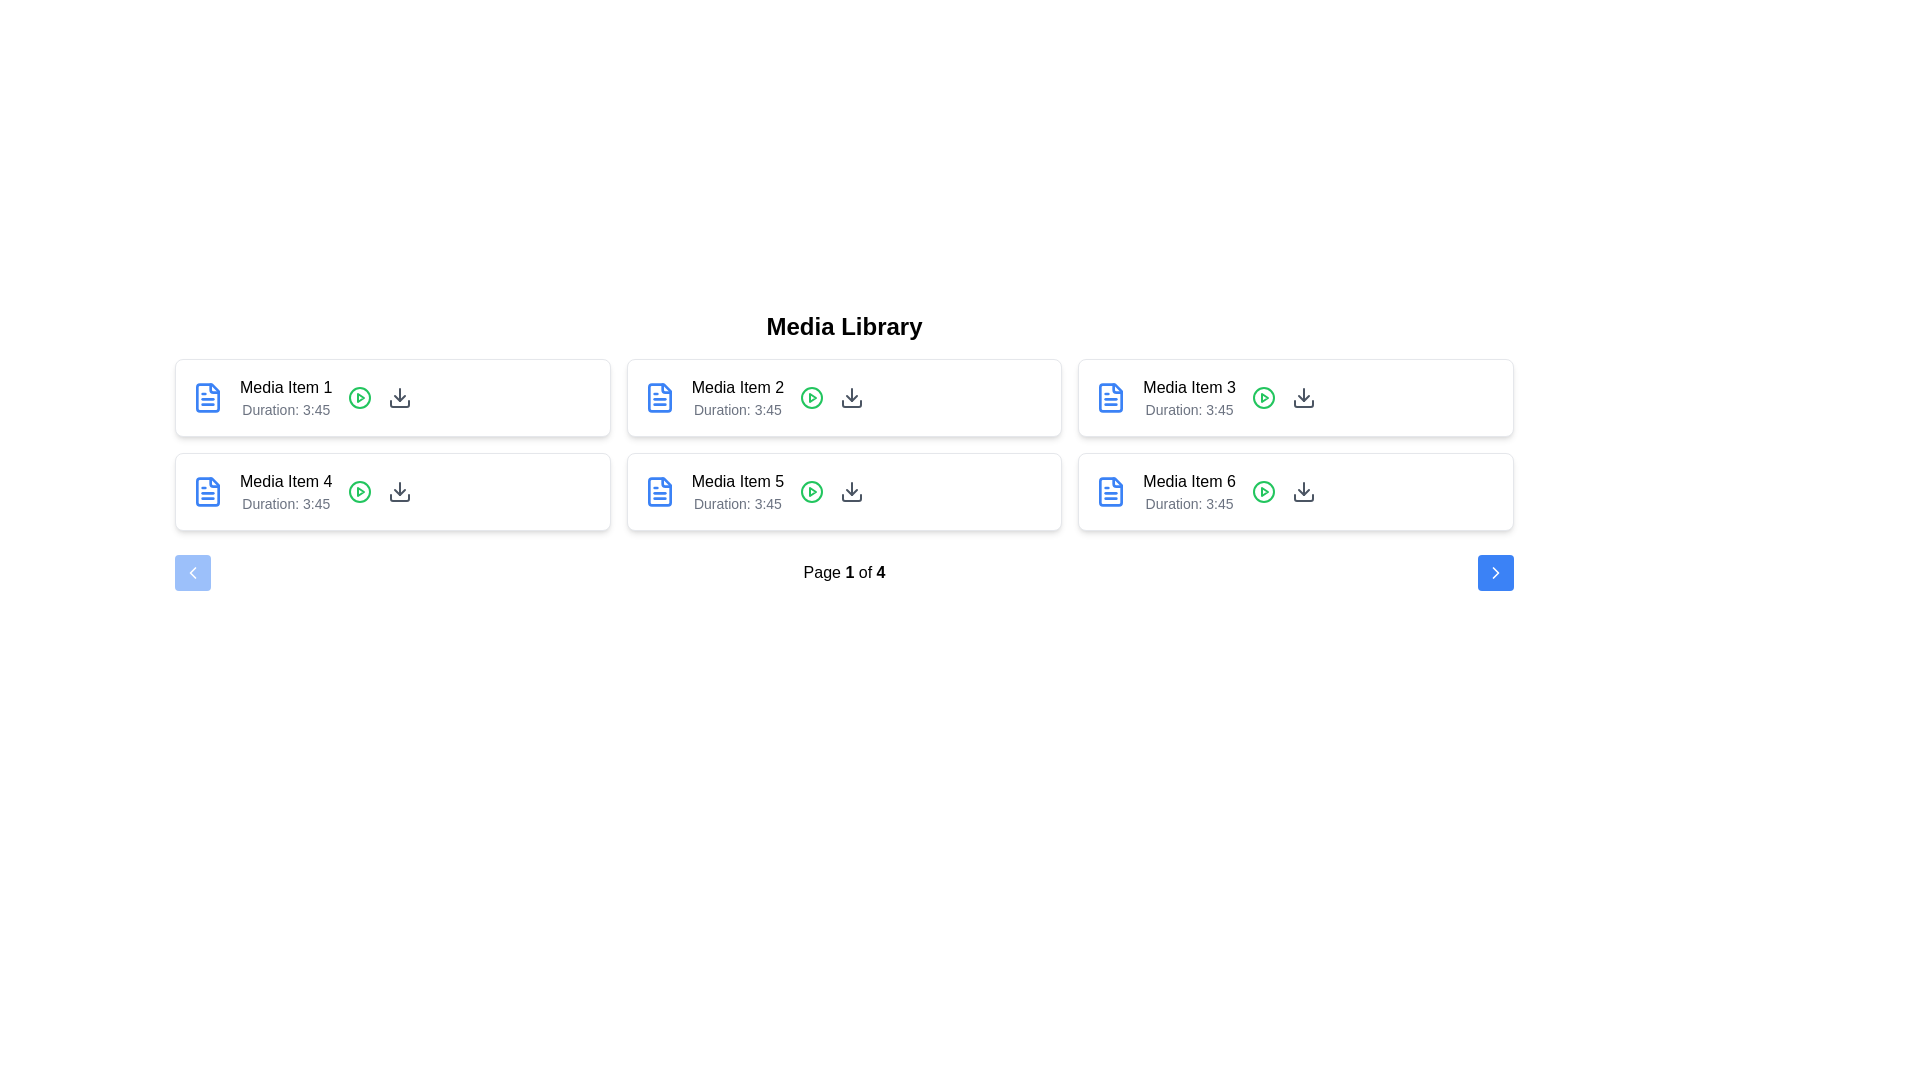 The height and width of the screenshot is (1080, 1920). What do you see at coordinates (812, 492) in the screenshot?
I see `the circular shape with a green stroke that is part of the play button SVG icon located next to the label 'Media Item 5'` at bounding box center [812, 492].